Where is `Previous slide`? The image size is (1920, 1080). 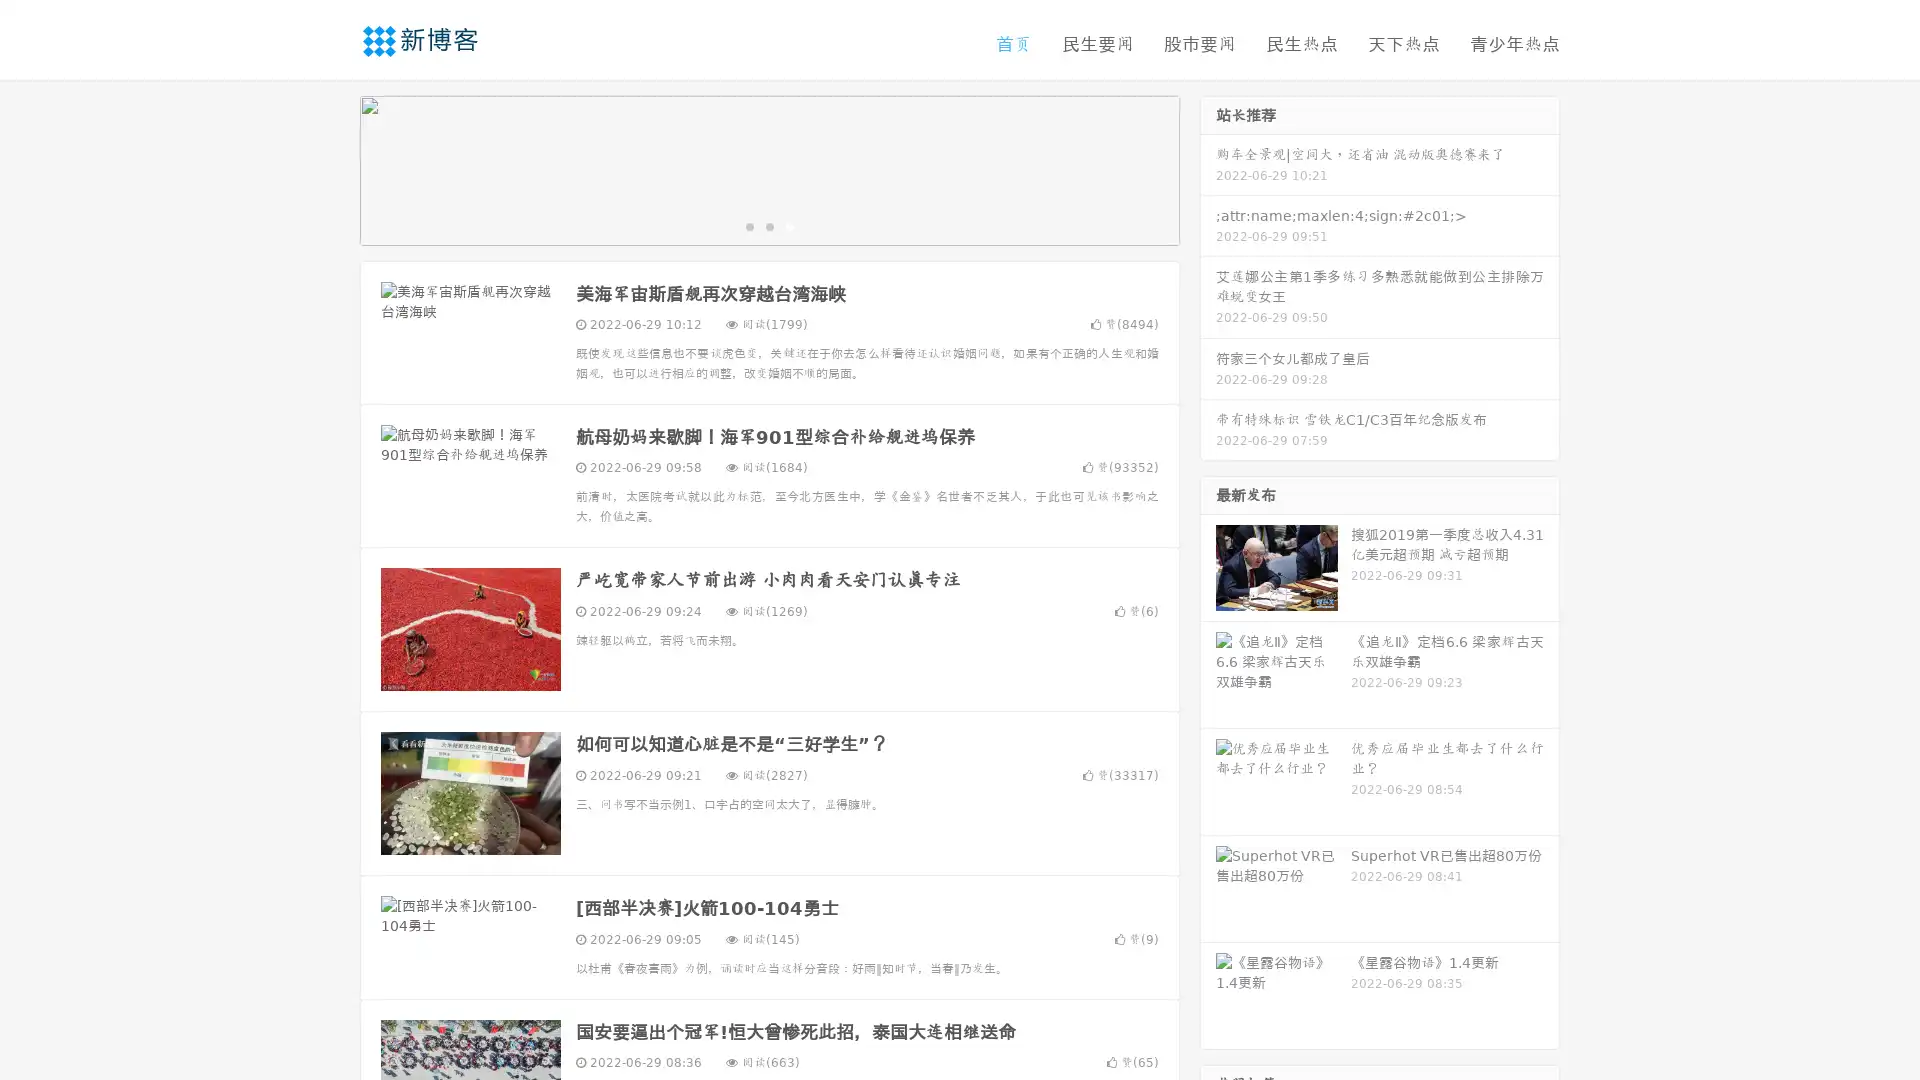 Previous slide is located at coordinates (330, 168).